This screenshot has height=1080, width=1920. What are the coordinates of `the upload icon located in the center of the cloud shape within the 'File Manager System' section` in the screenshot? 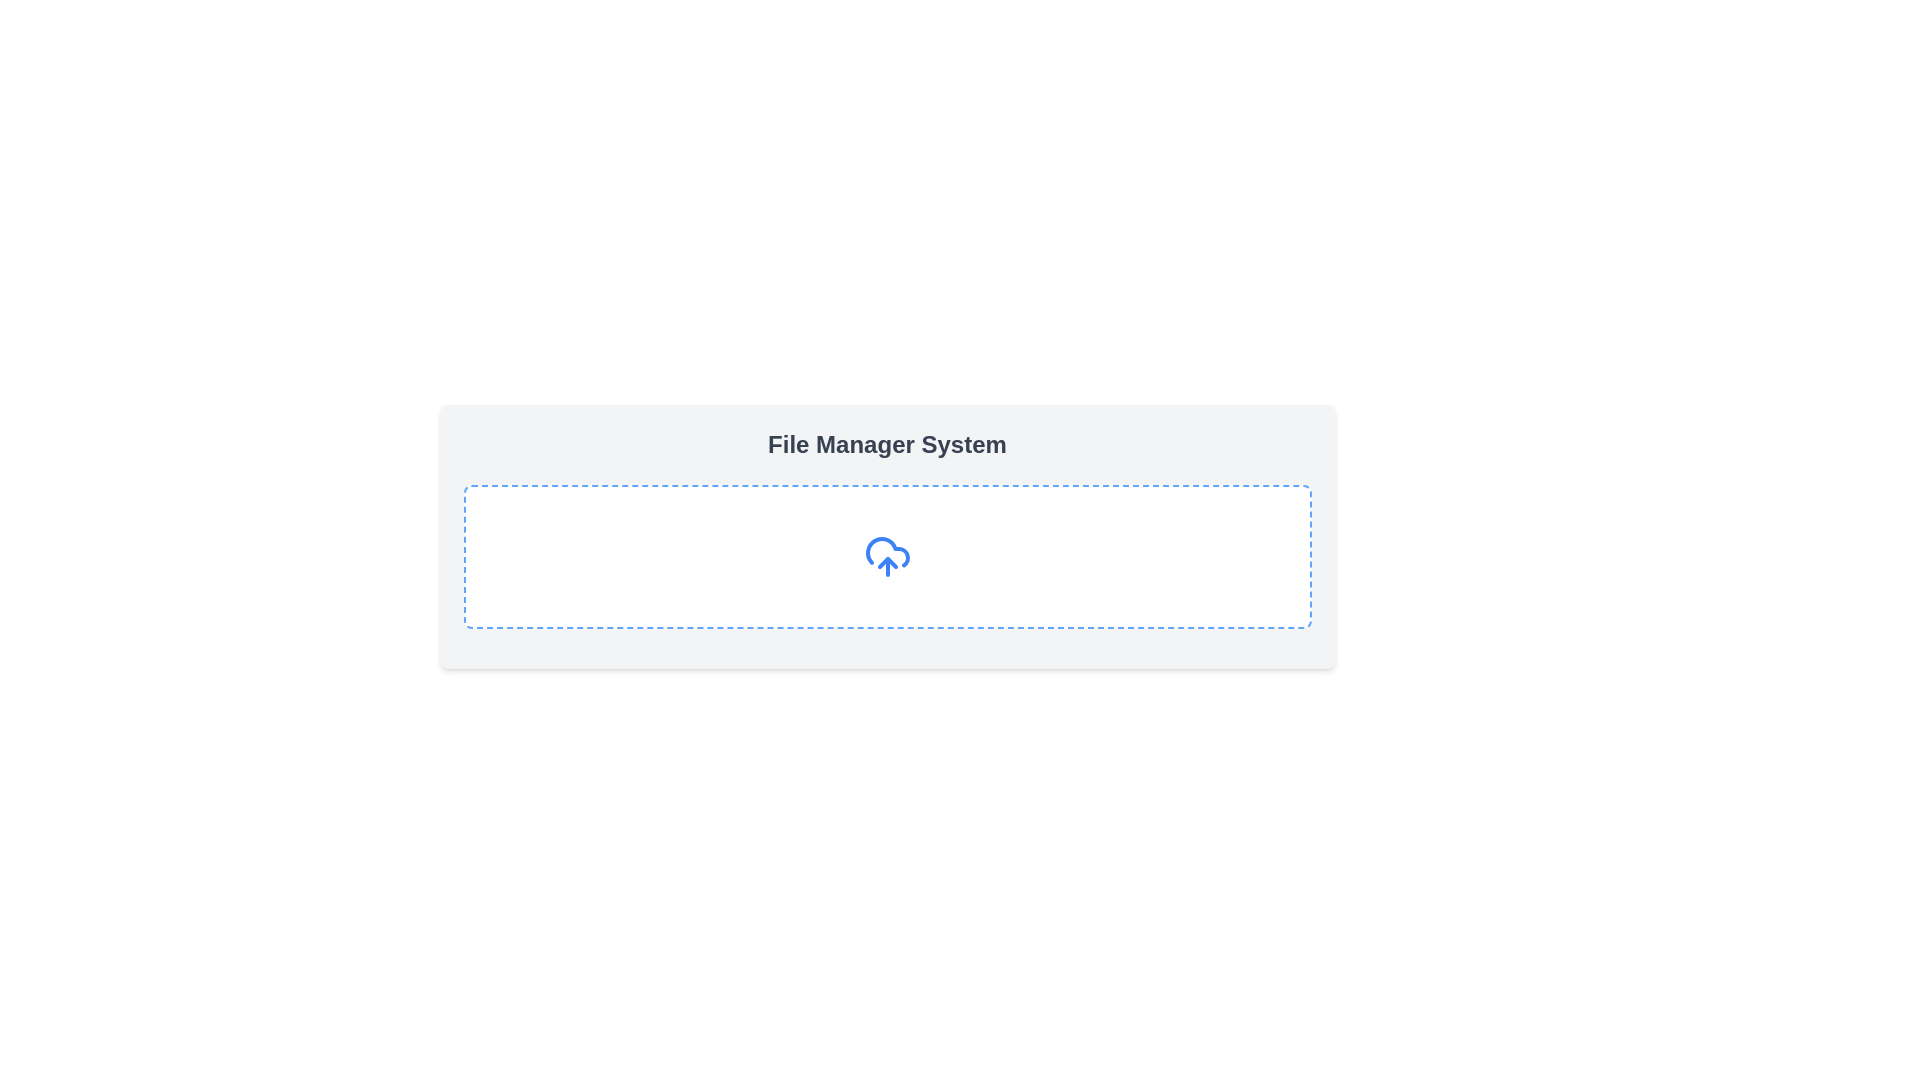 It's located at (886, 563).